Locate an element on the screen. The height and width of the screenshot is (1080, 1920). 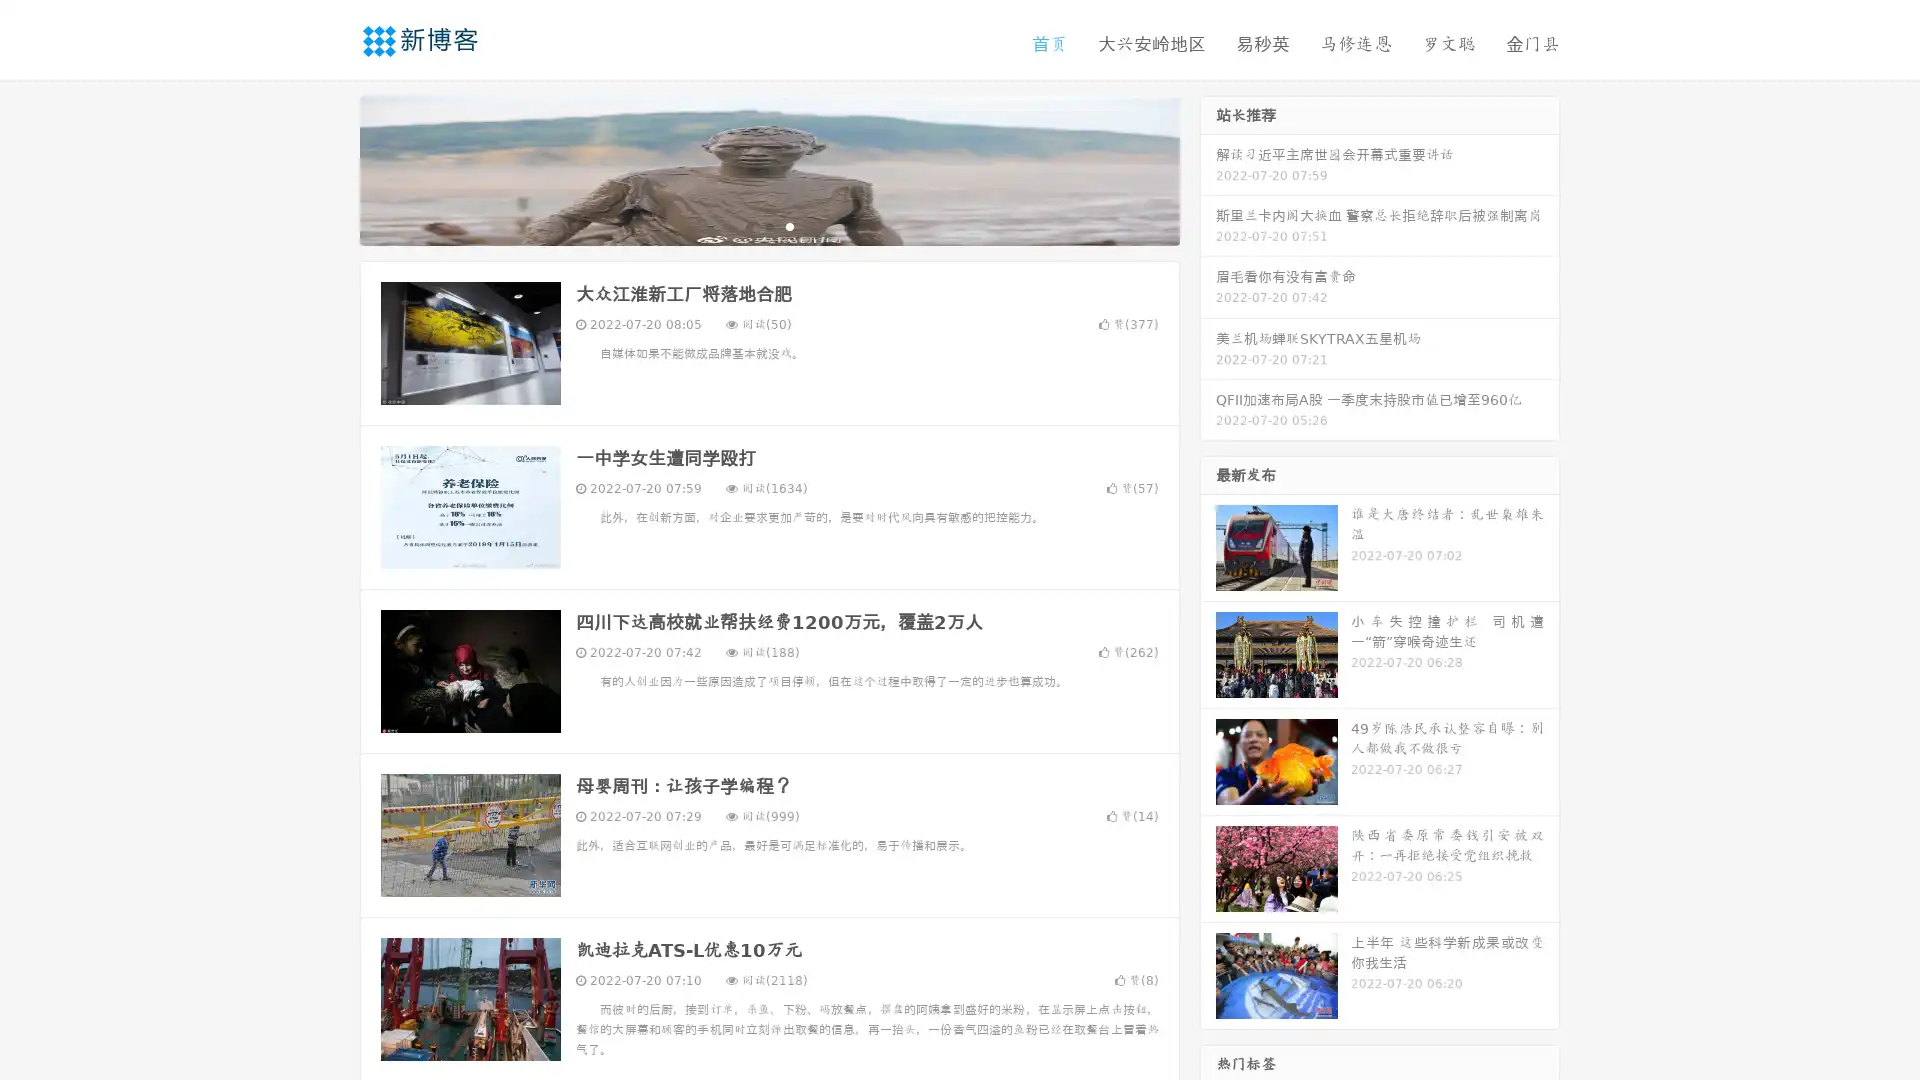
Next slide is located at coordinates (1208, 168).